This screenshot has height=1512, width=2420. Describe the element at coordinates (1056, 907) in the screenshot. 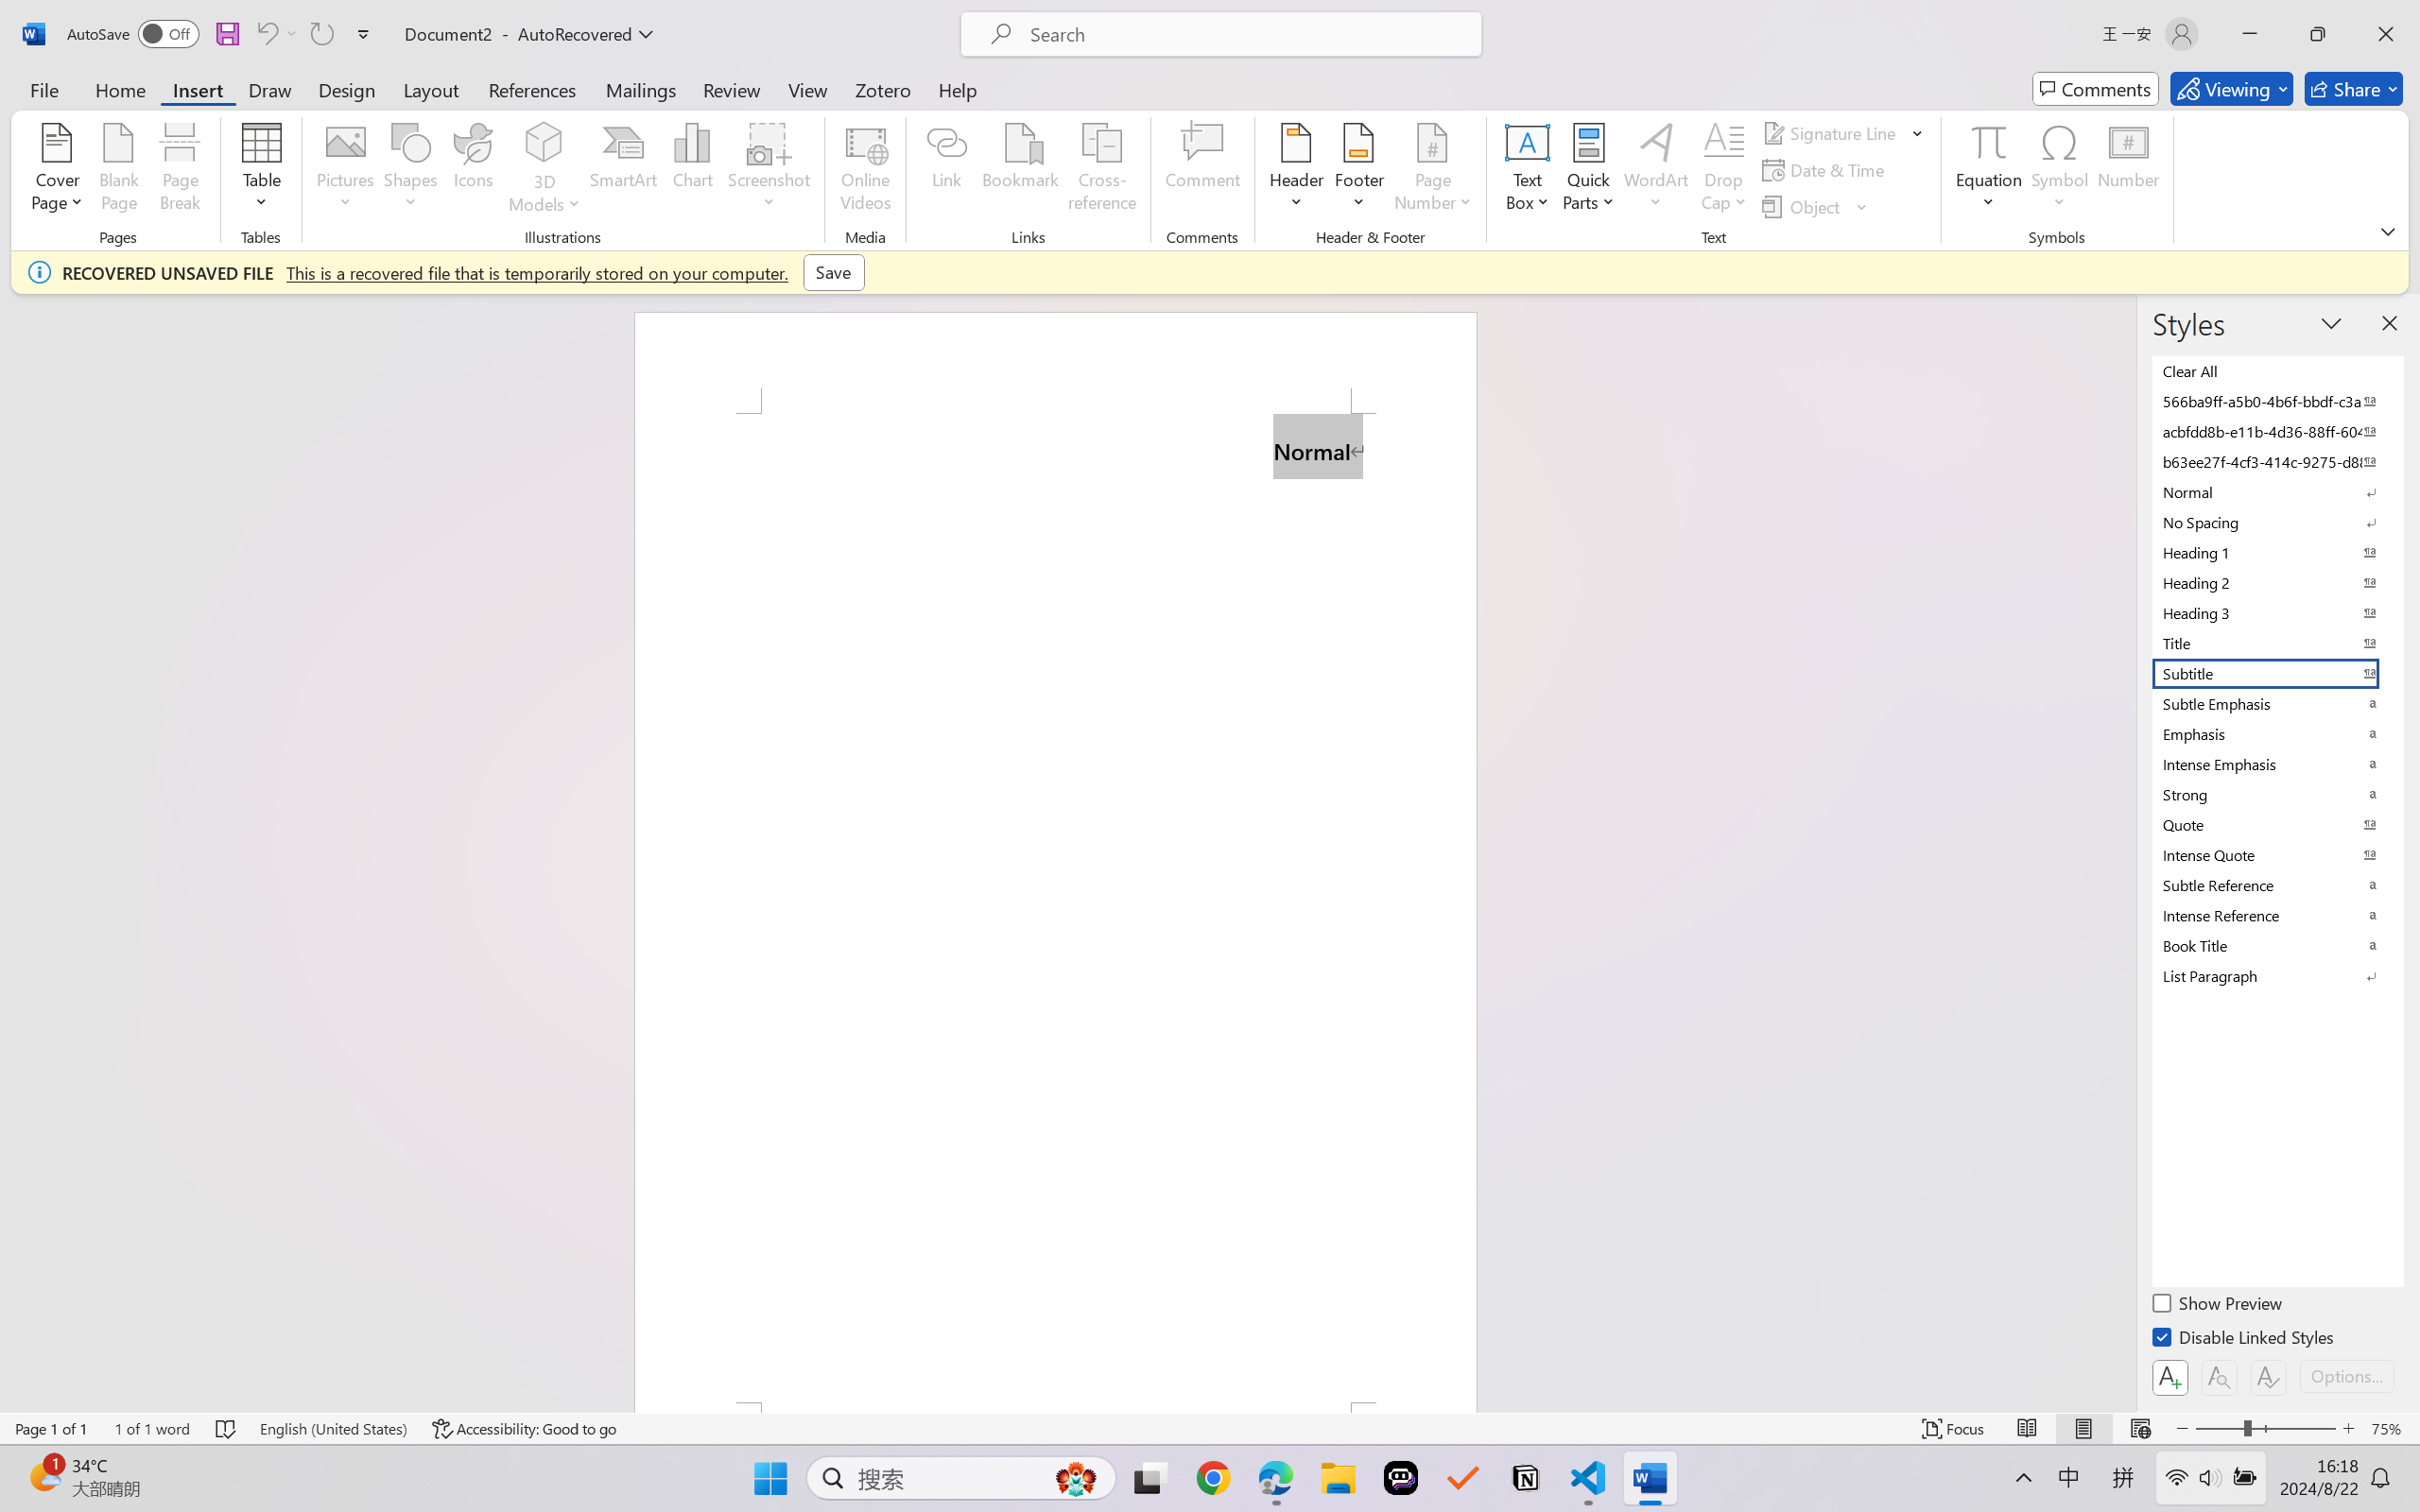

I see `'Page 1 content'` at that location.